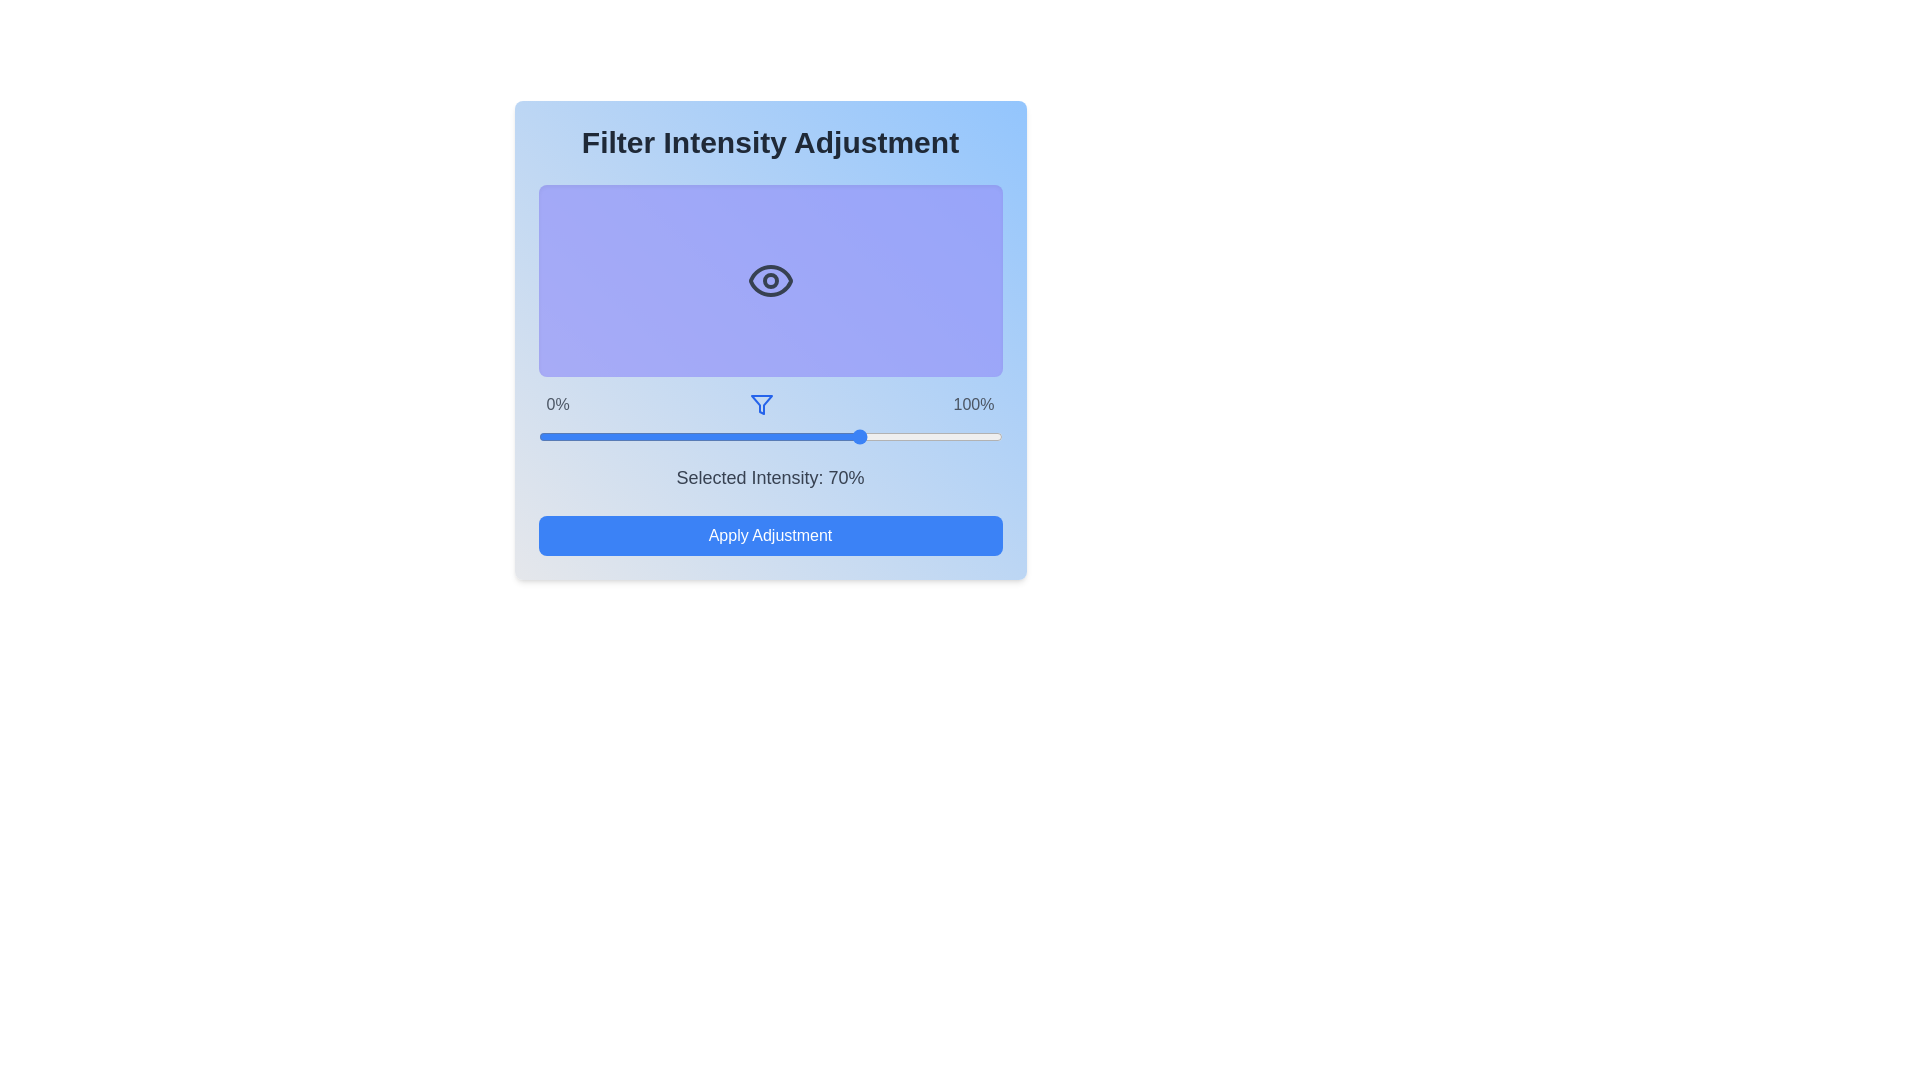  I want to click on the filter intensity to 92% using the slider, so click(965, 435).